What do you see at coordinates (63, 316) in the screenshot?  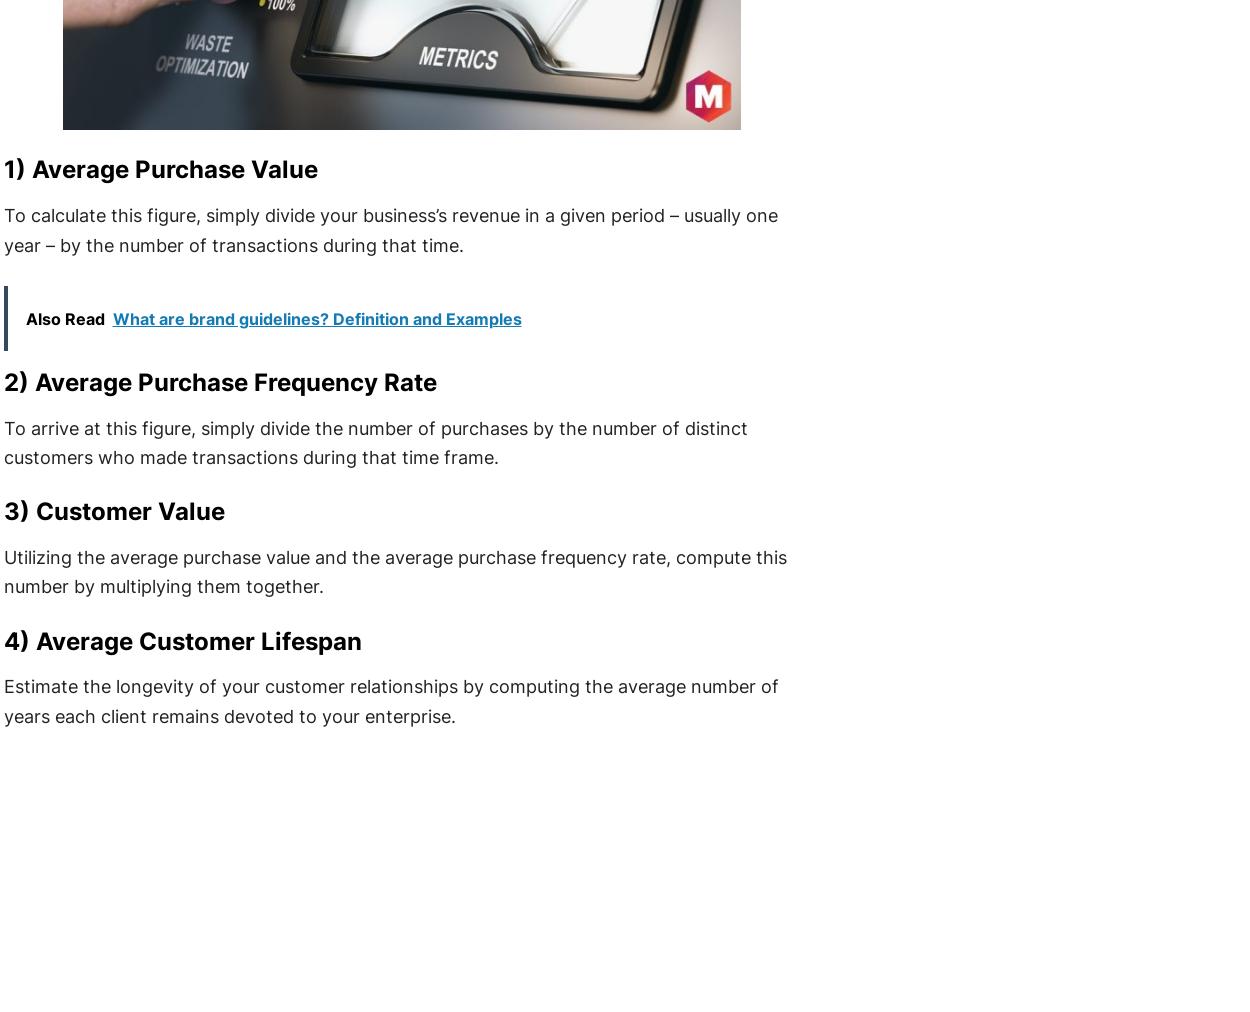 I see `'Also Read'` at bounding box center [63, 316].